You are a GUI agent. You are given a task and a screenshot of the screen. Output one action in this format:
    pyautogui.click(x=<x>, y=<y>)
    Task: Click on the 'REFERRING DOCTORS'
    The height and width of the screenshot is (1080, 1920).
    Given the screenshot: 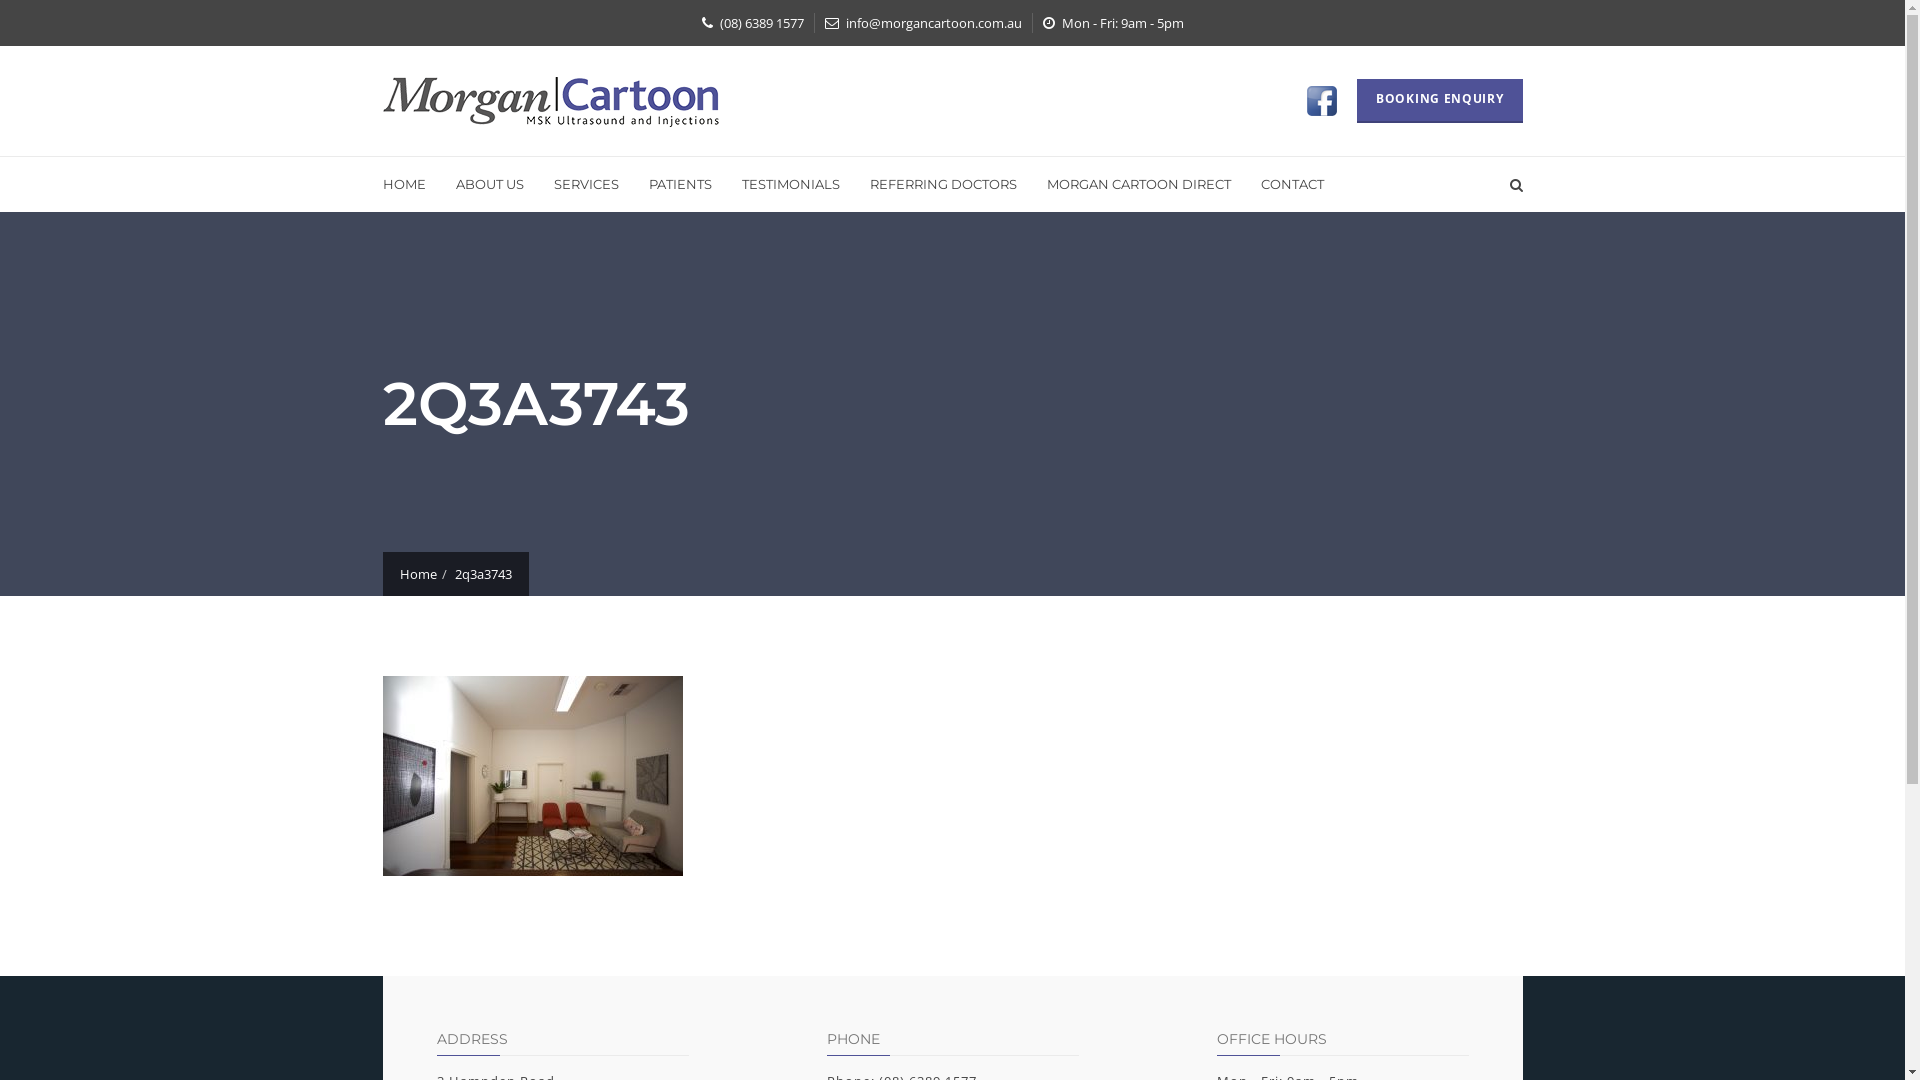 What is the action you would take?
    pyautogui.click(x=854, y=184)
    